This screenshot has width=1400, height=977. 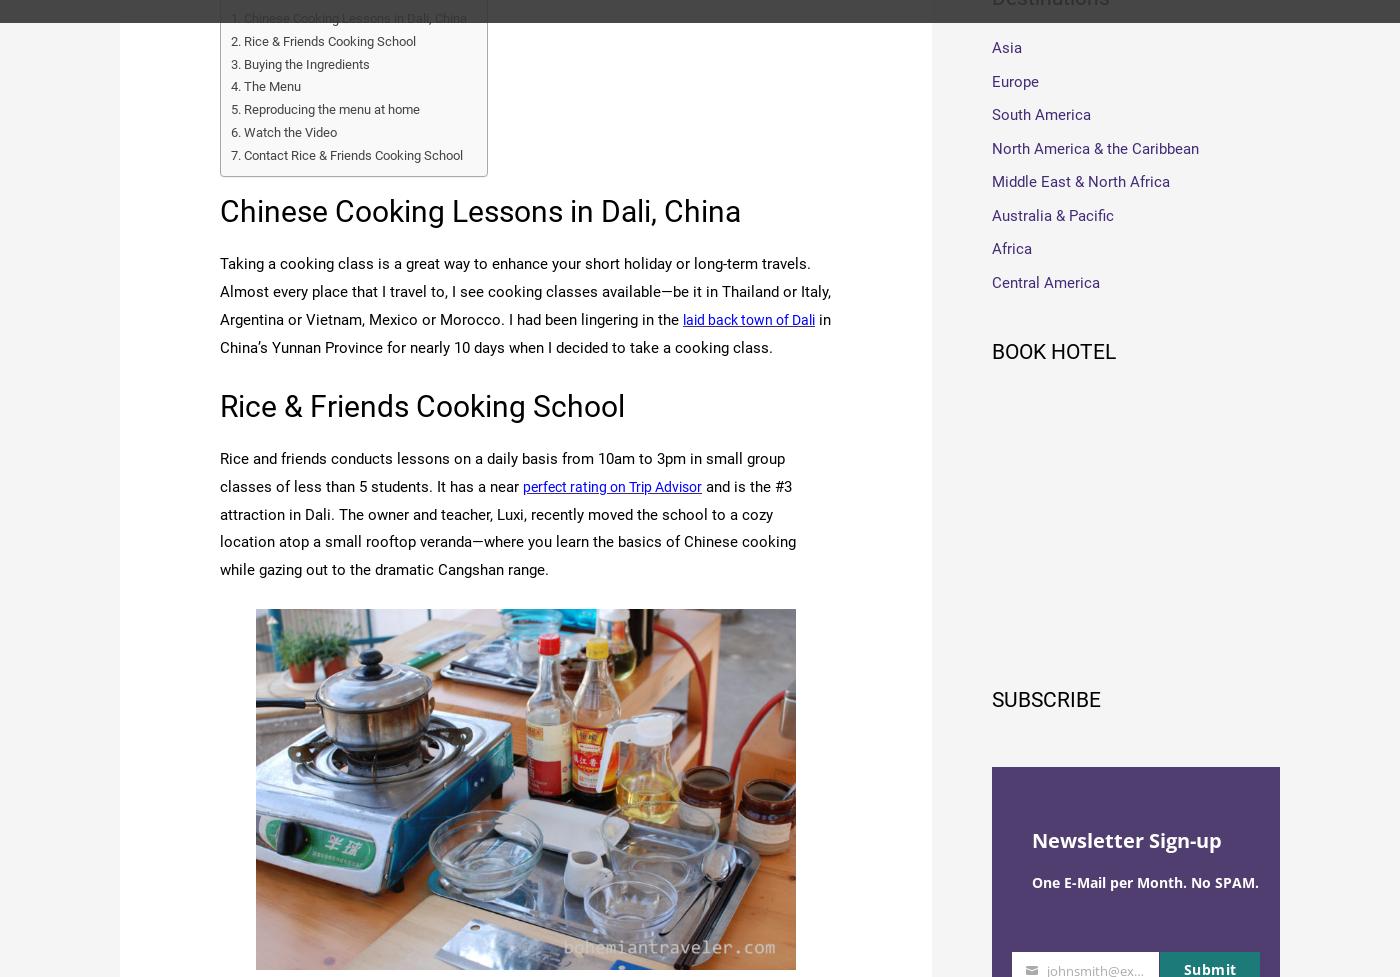 I want to click on 'Reproducing the menu at home', so click(x=342, y=109).